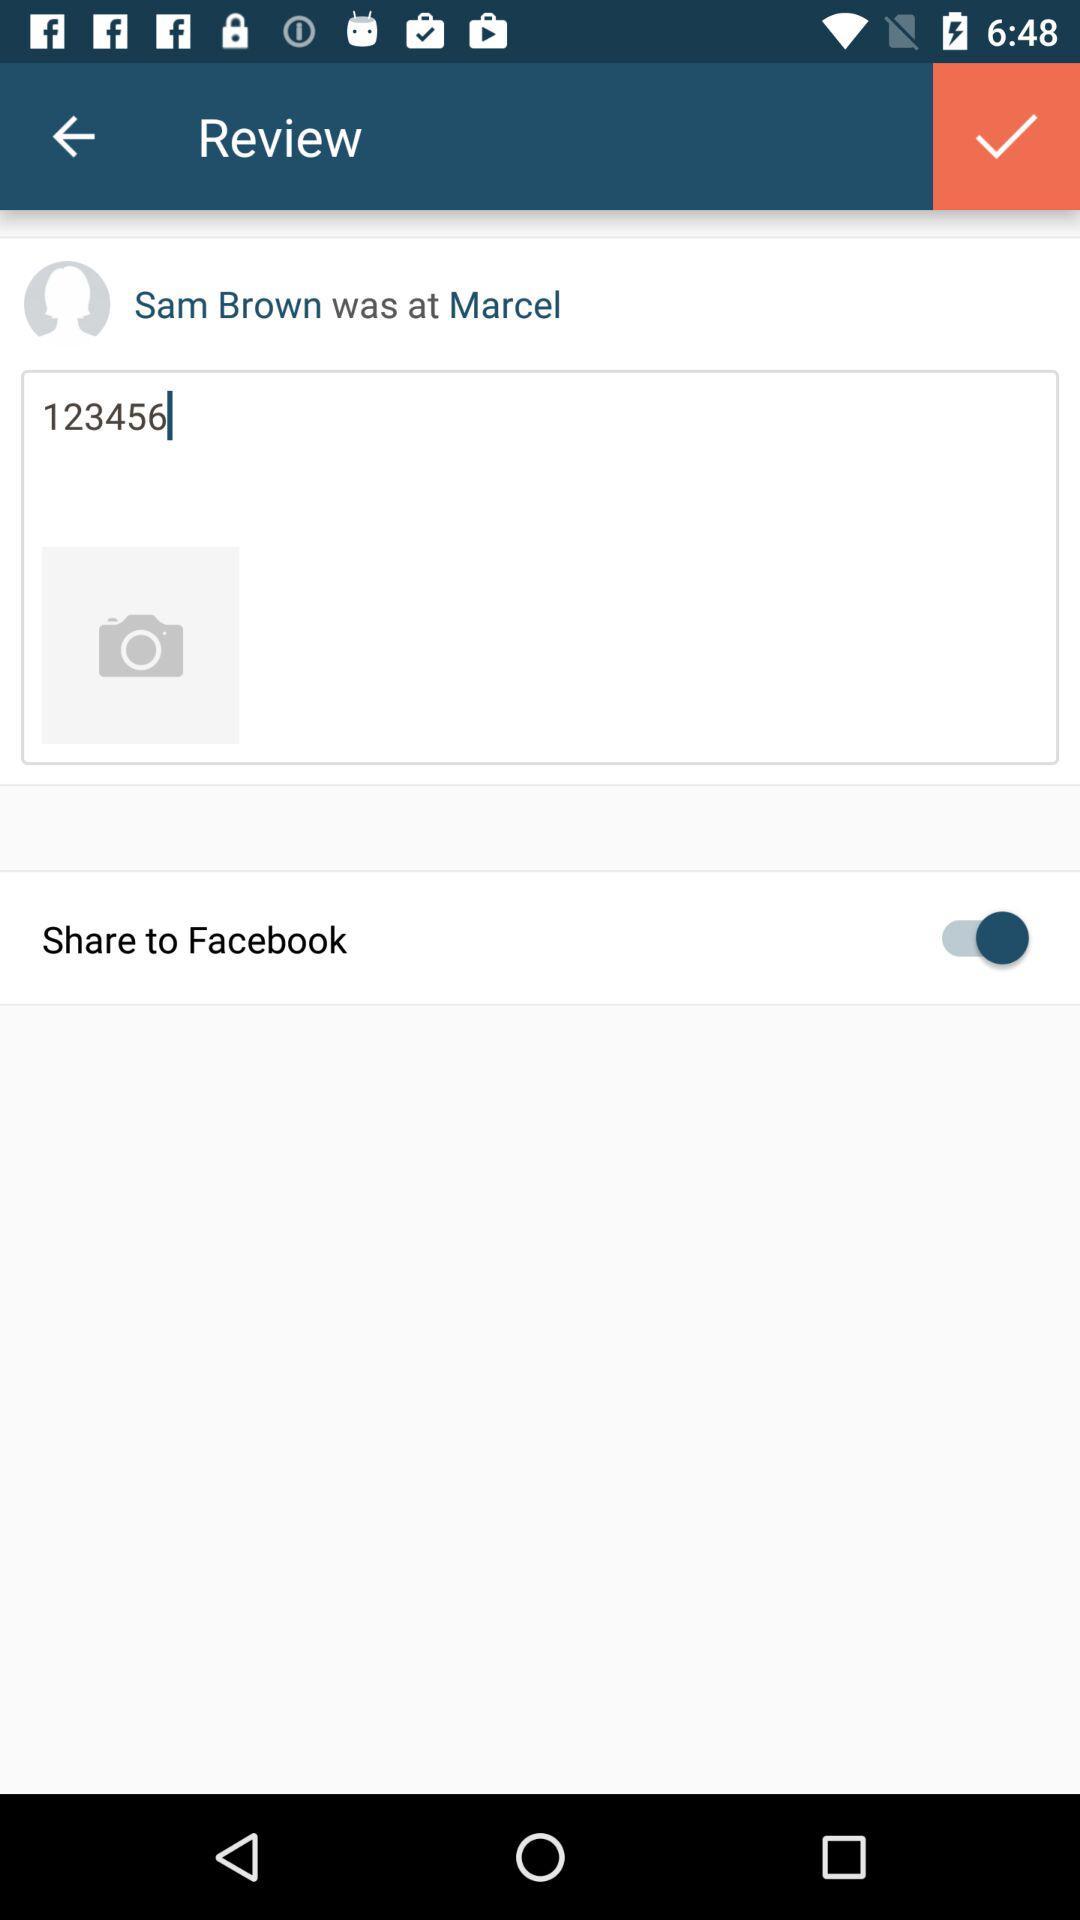 The width and height of the screenshot is (1080, 1920). I want to click on item below sam brown was icon, so click(540, 457).